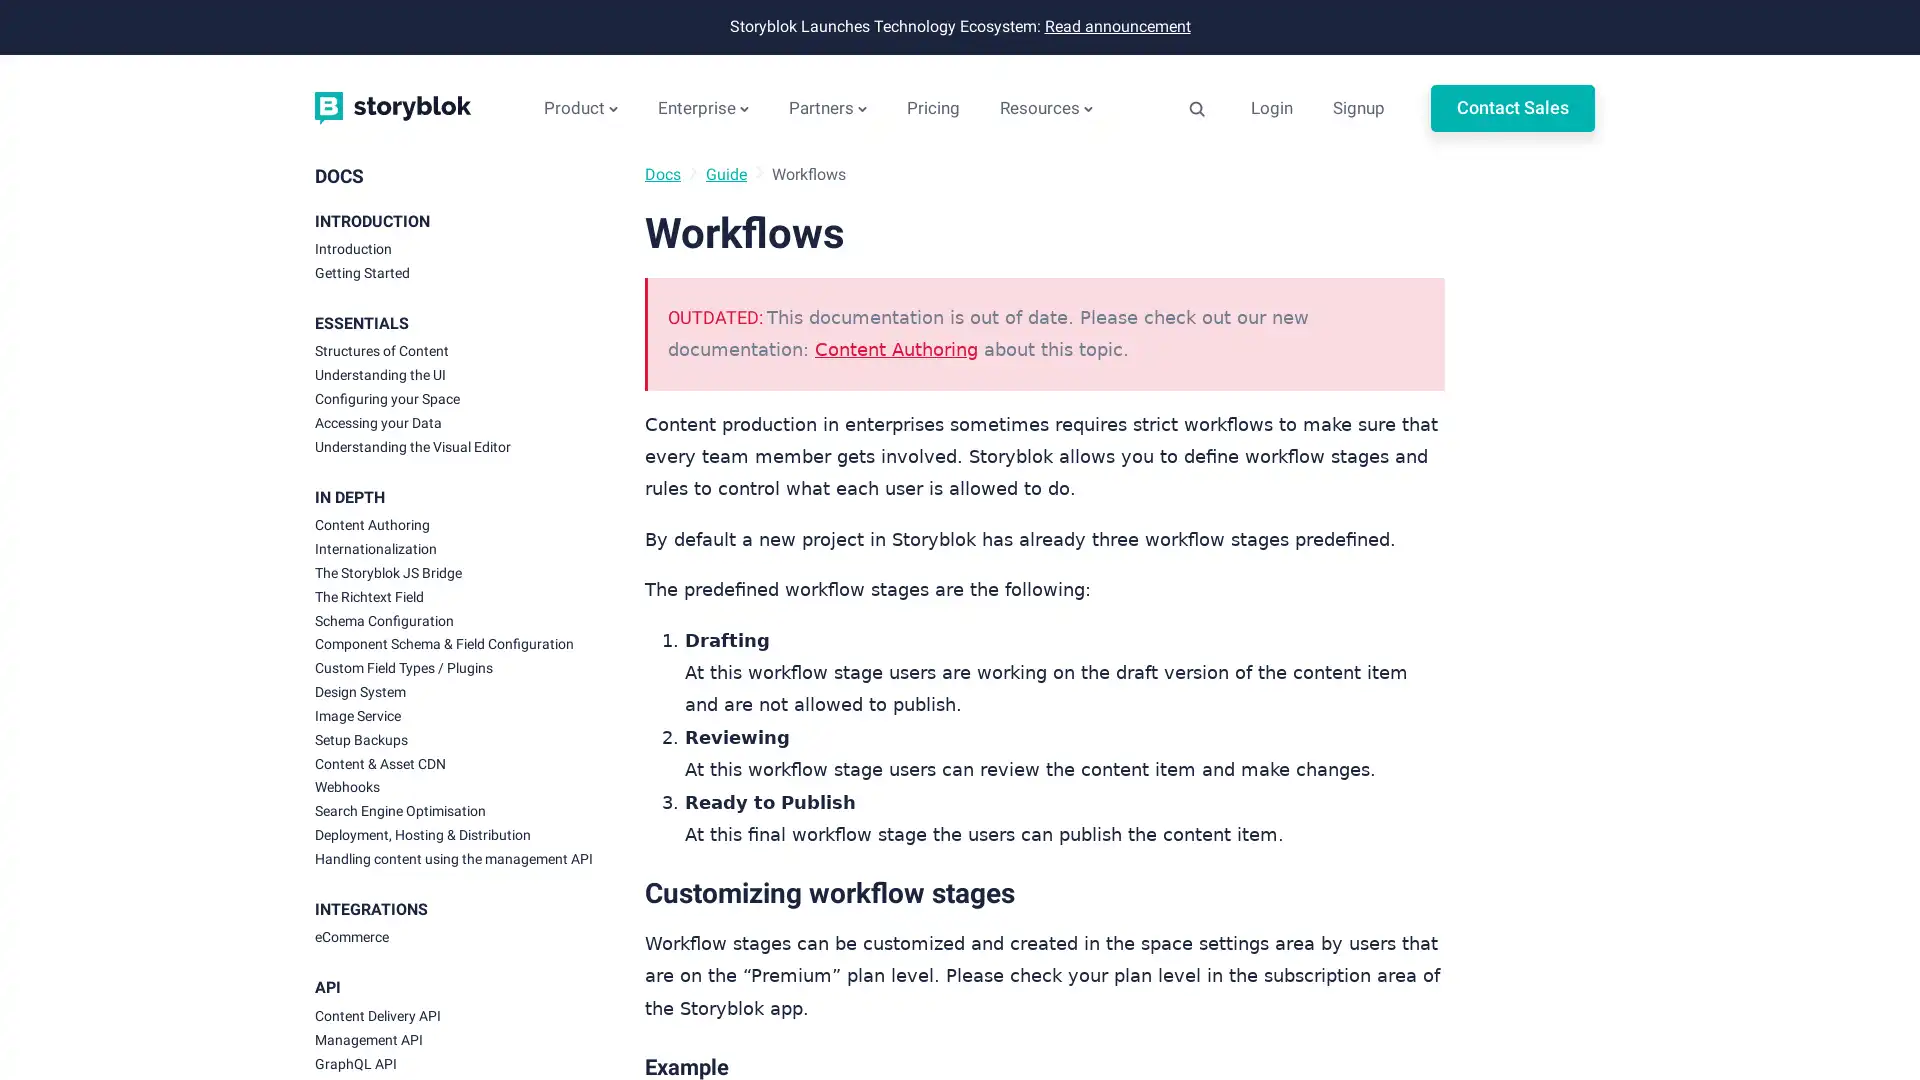  What do you see at coordinates (579, 108) in the screenshot?
I see `Product` at bounding box center [579, 108].